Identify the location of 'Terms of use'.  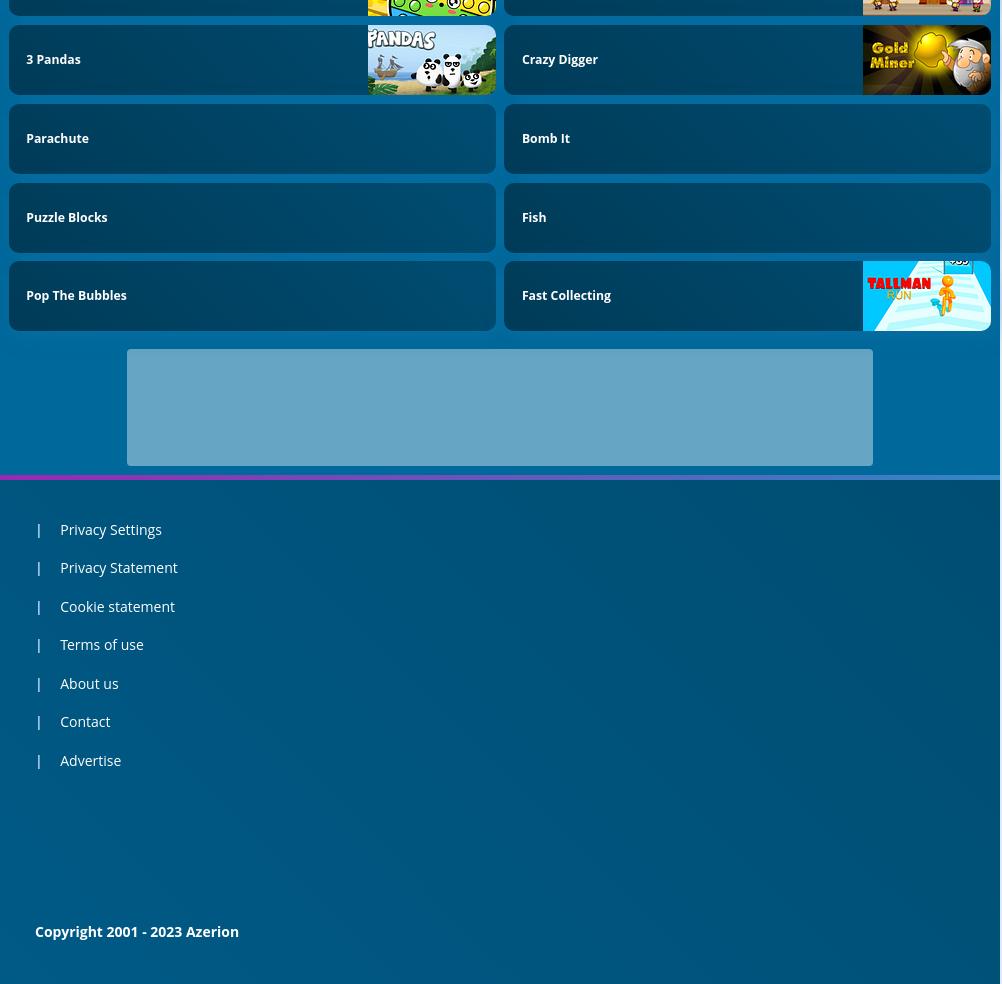
(100, 644).